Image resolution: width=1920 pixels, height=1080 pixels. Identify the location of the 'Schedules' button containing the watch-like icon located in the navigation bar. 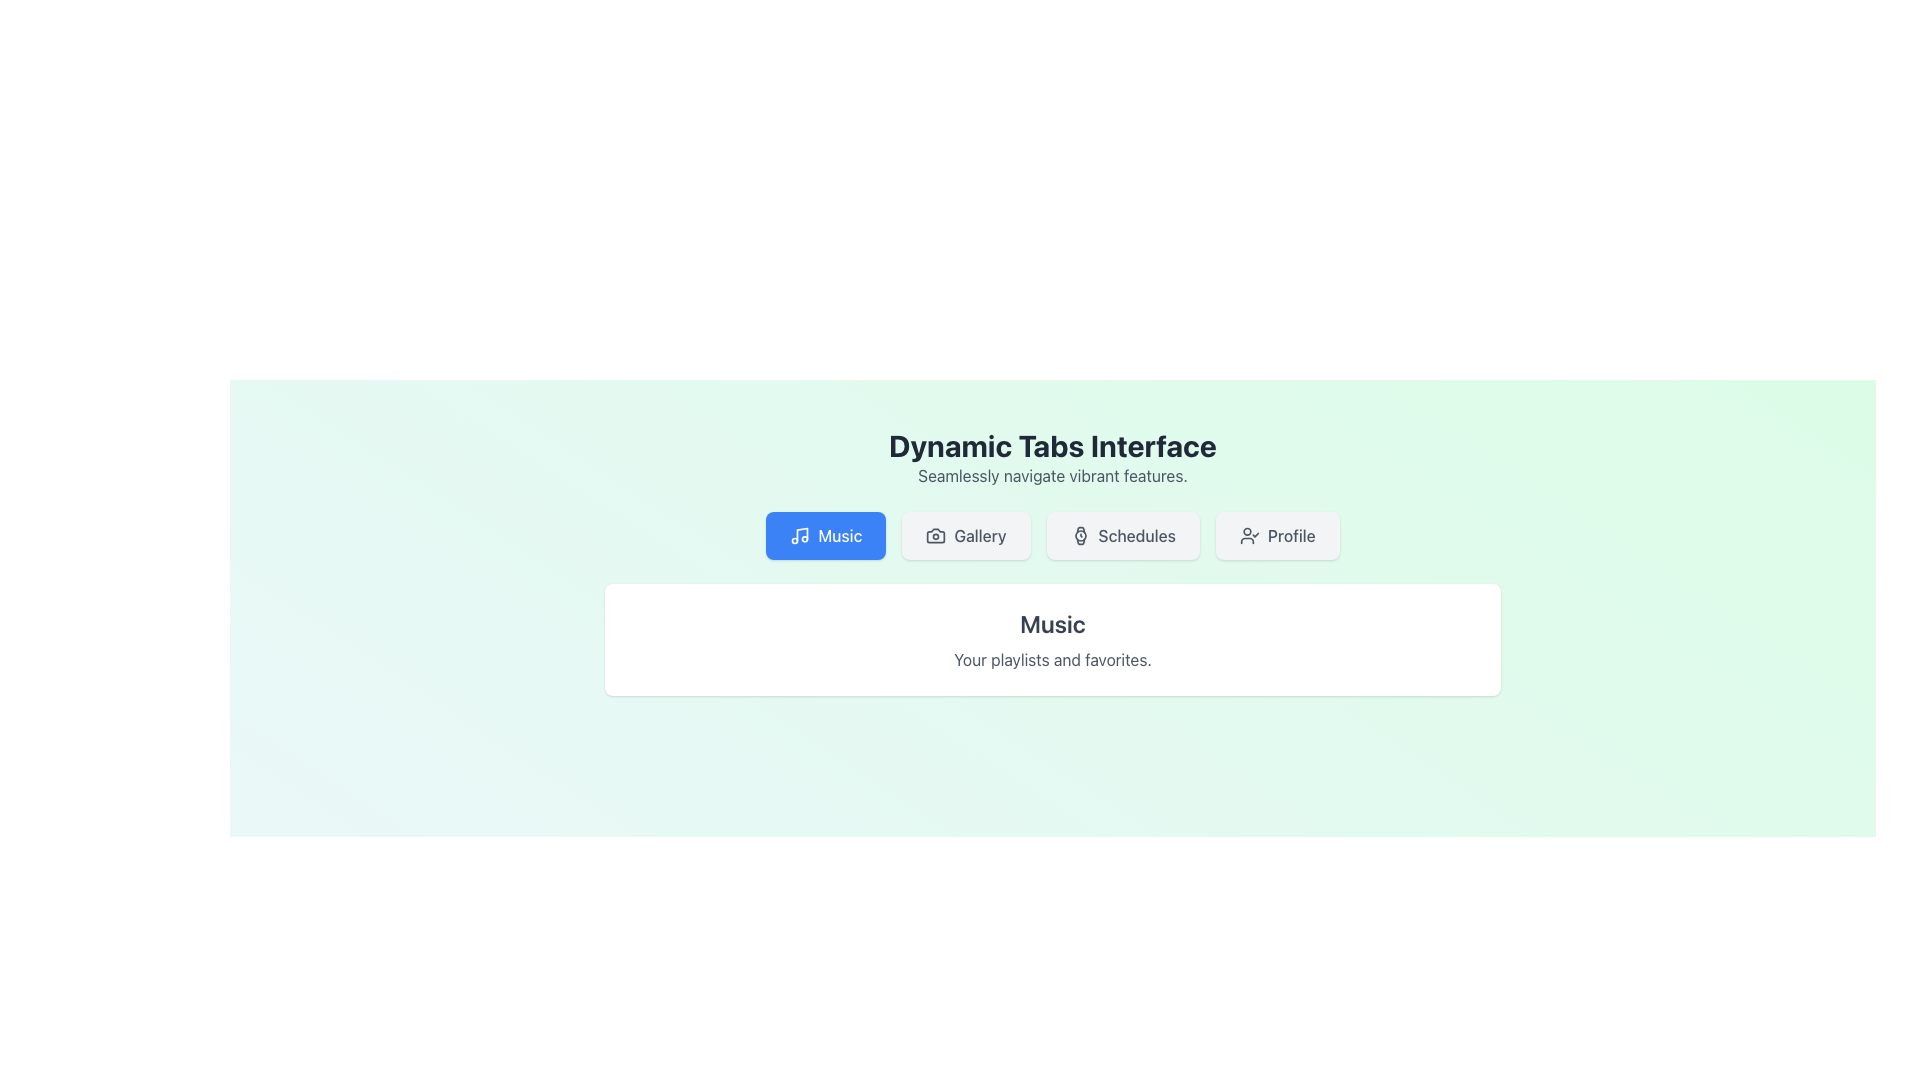
(1079, 535).